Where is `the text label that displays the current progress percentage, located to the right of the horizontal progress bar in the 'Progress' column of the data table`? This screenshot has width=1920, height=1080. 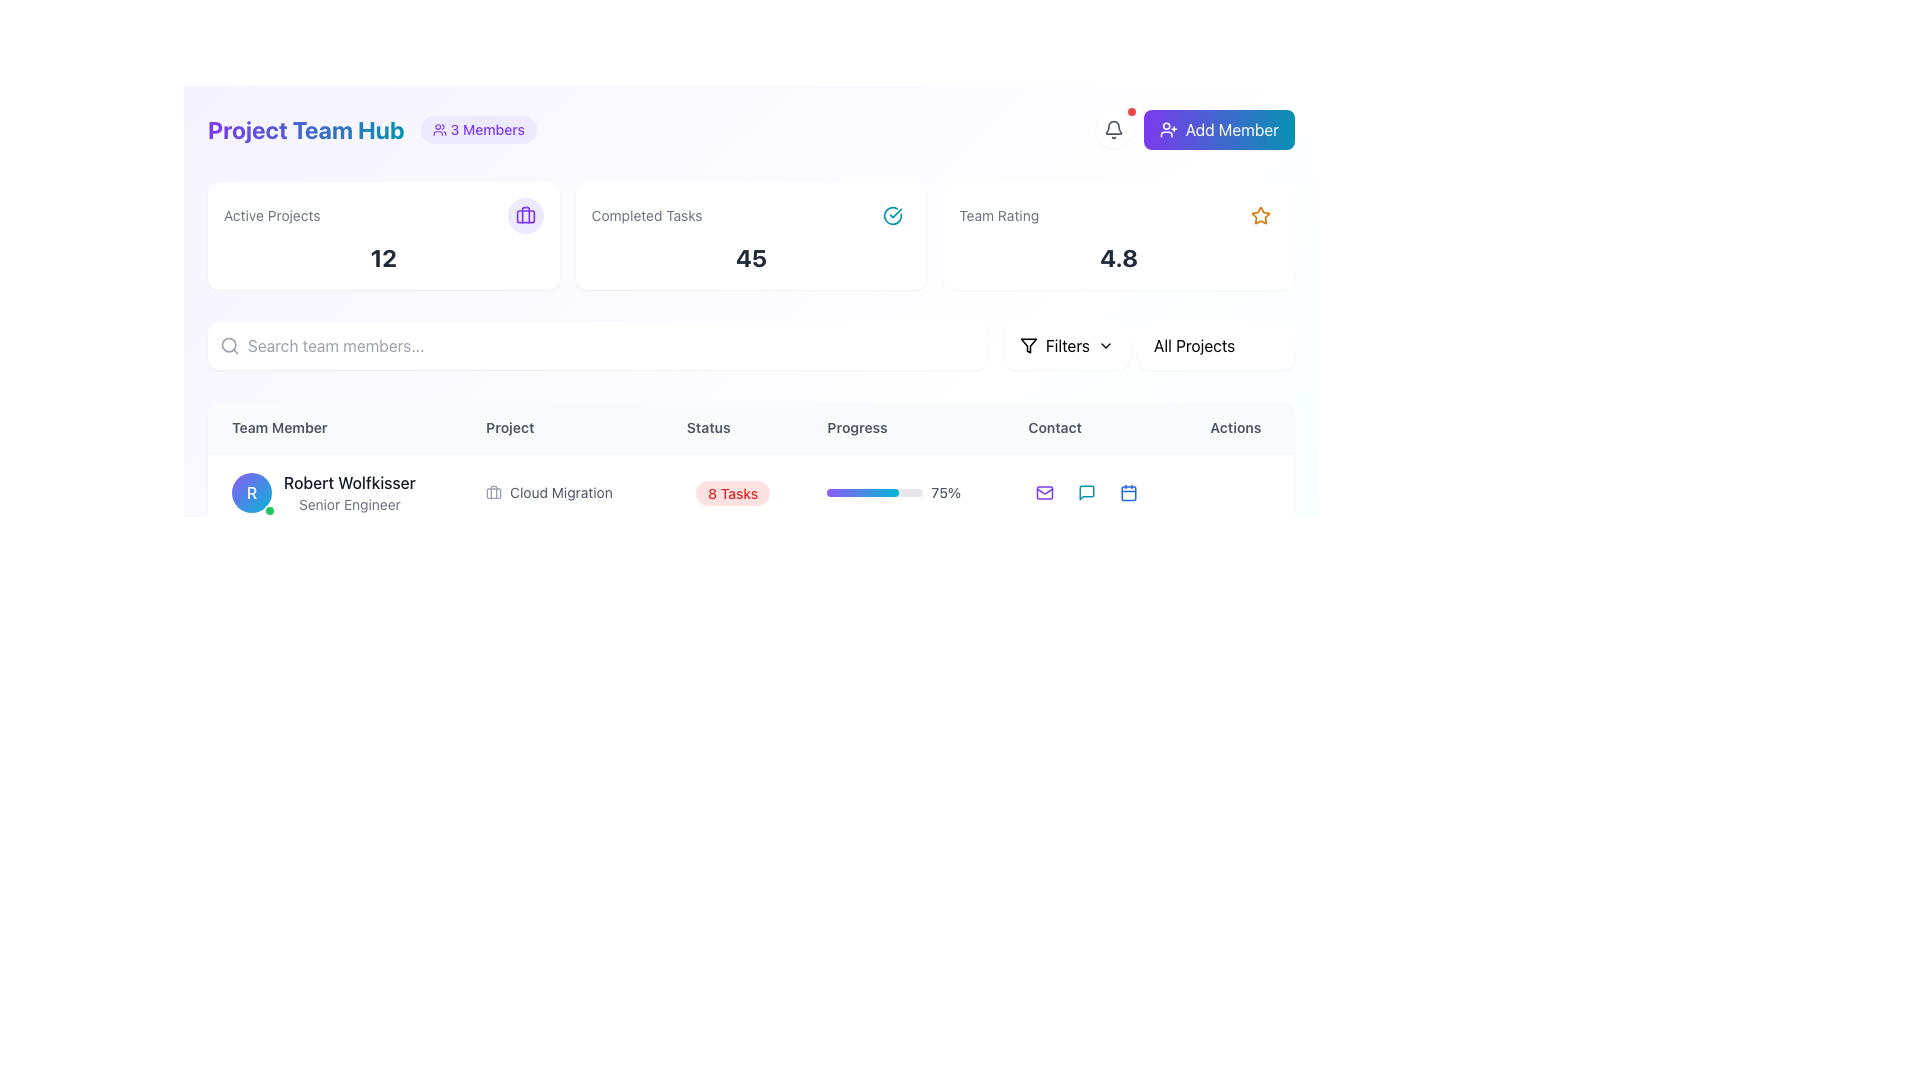
the text label that displays the current progress percentage, located to the right of the horizontal progress bar in the 'Progress' column of the data table is located at coordinates (945, 493).